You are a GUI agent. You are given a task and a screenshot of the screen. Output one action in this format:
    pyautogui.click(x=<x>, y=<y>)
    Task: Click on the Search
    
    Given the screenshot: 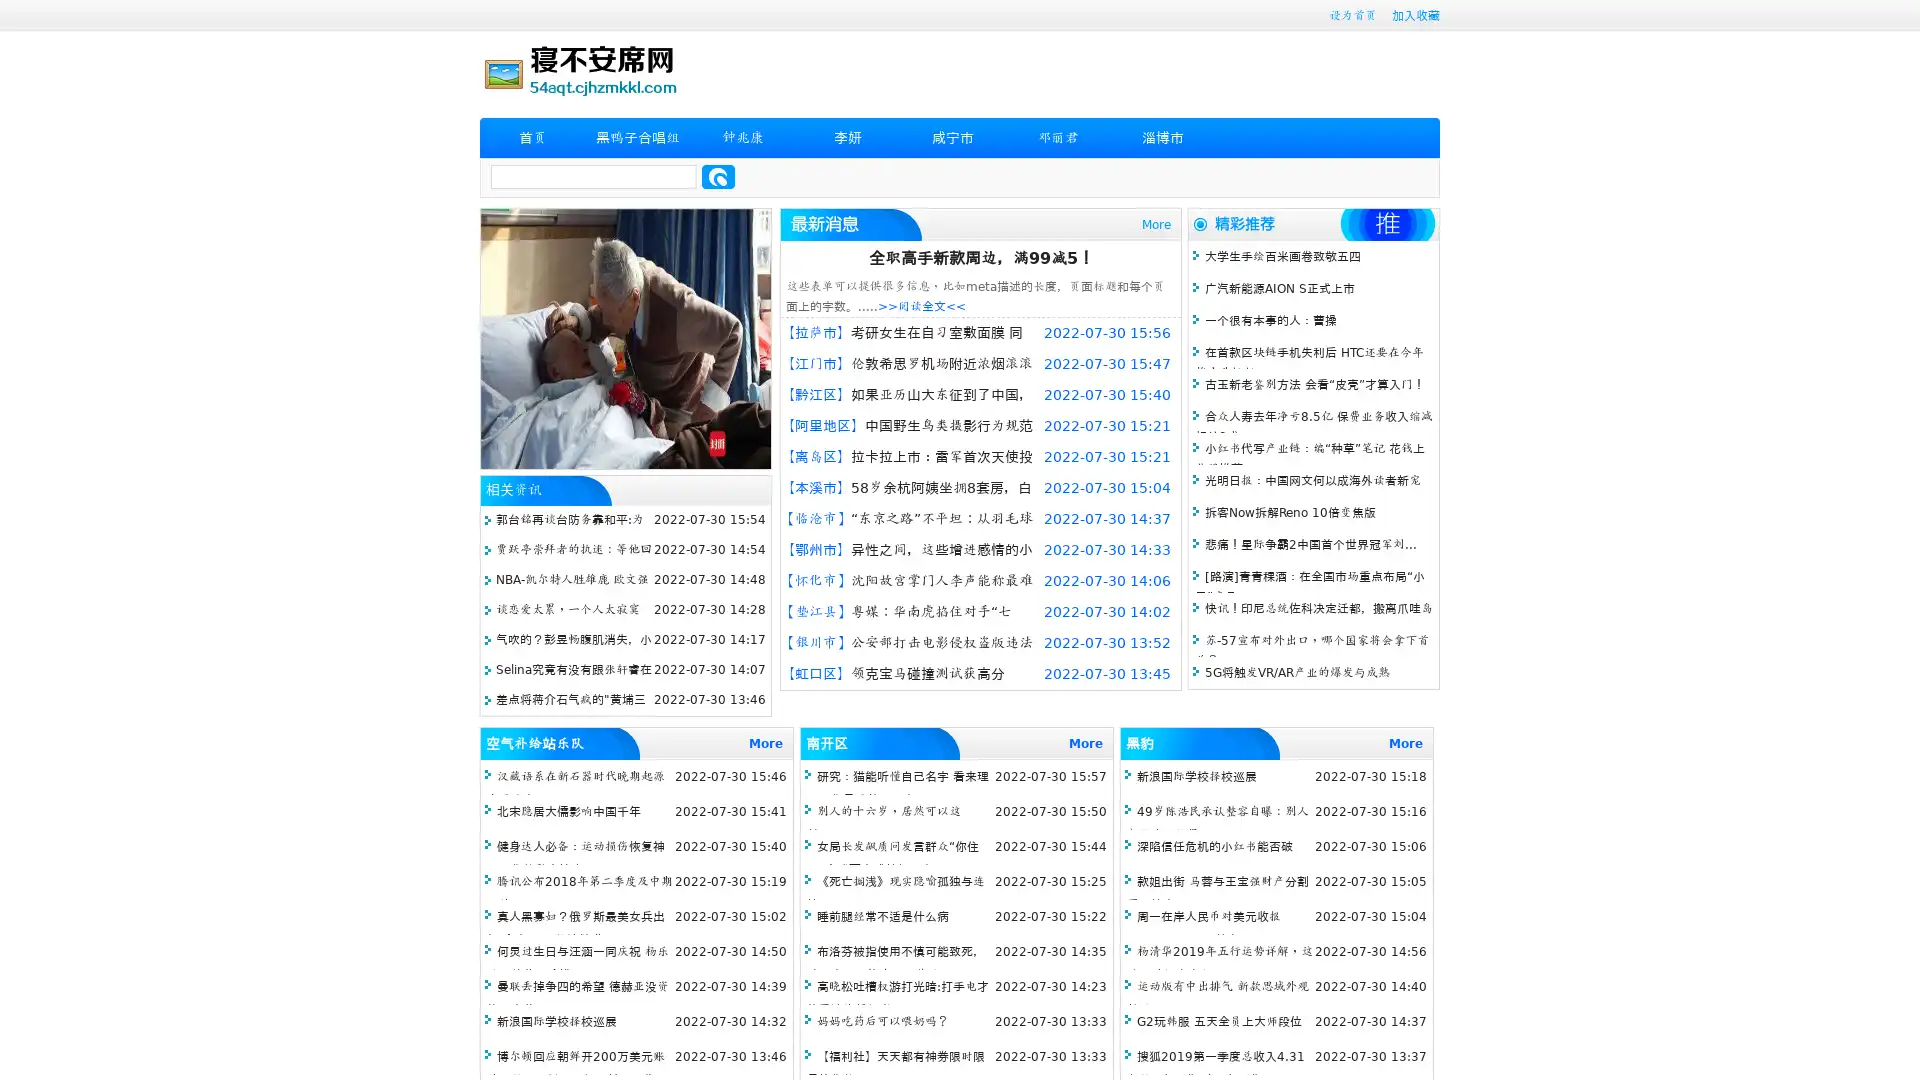 What is the action you would take?
    pyautogui.click(x=718, y=176)
    